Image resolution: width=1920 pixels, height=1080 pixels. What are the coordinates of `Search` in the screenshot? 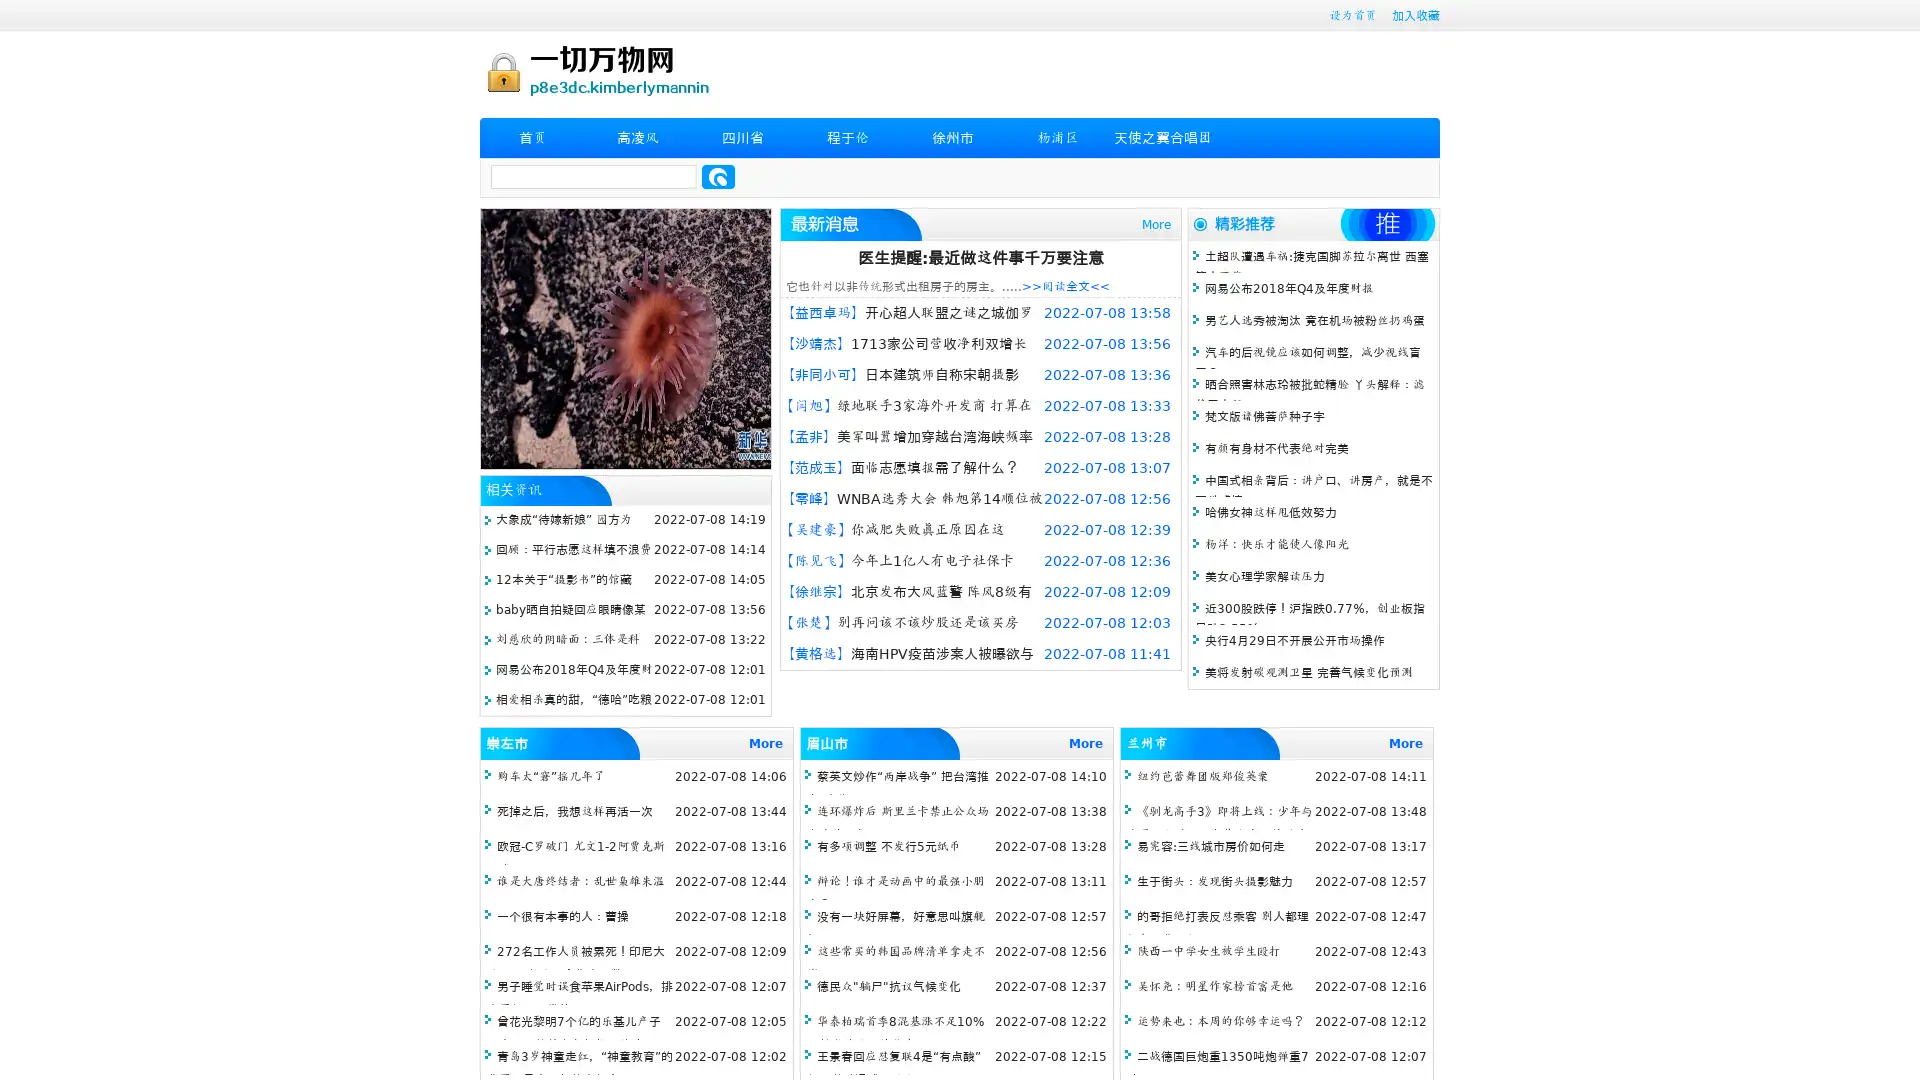 It's located at (718, 176).